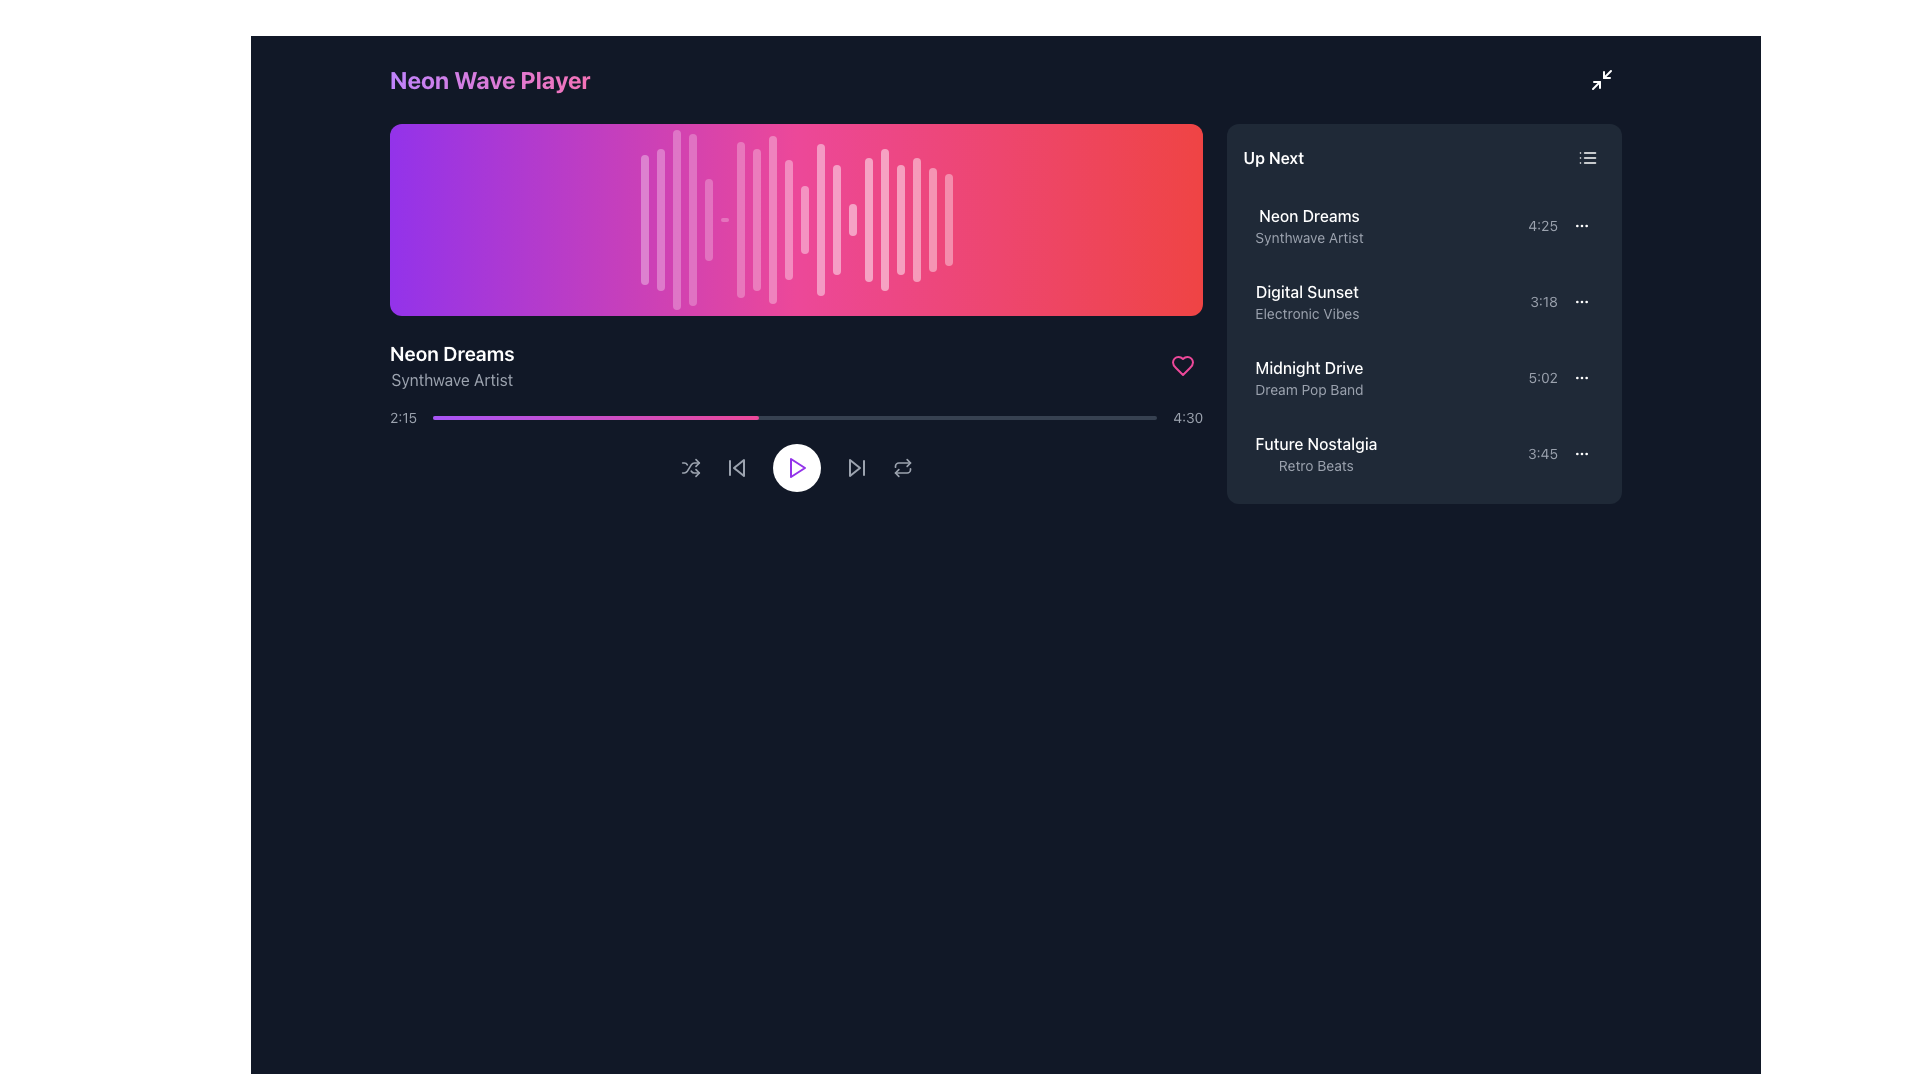 The image size is (1920, 1080). Describe the element at coordinates (595, 416) in the screenshot. I see `the visual progress indicator that represents the progress through the current audio track, located within the progress bar component of the interface` at that location.